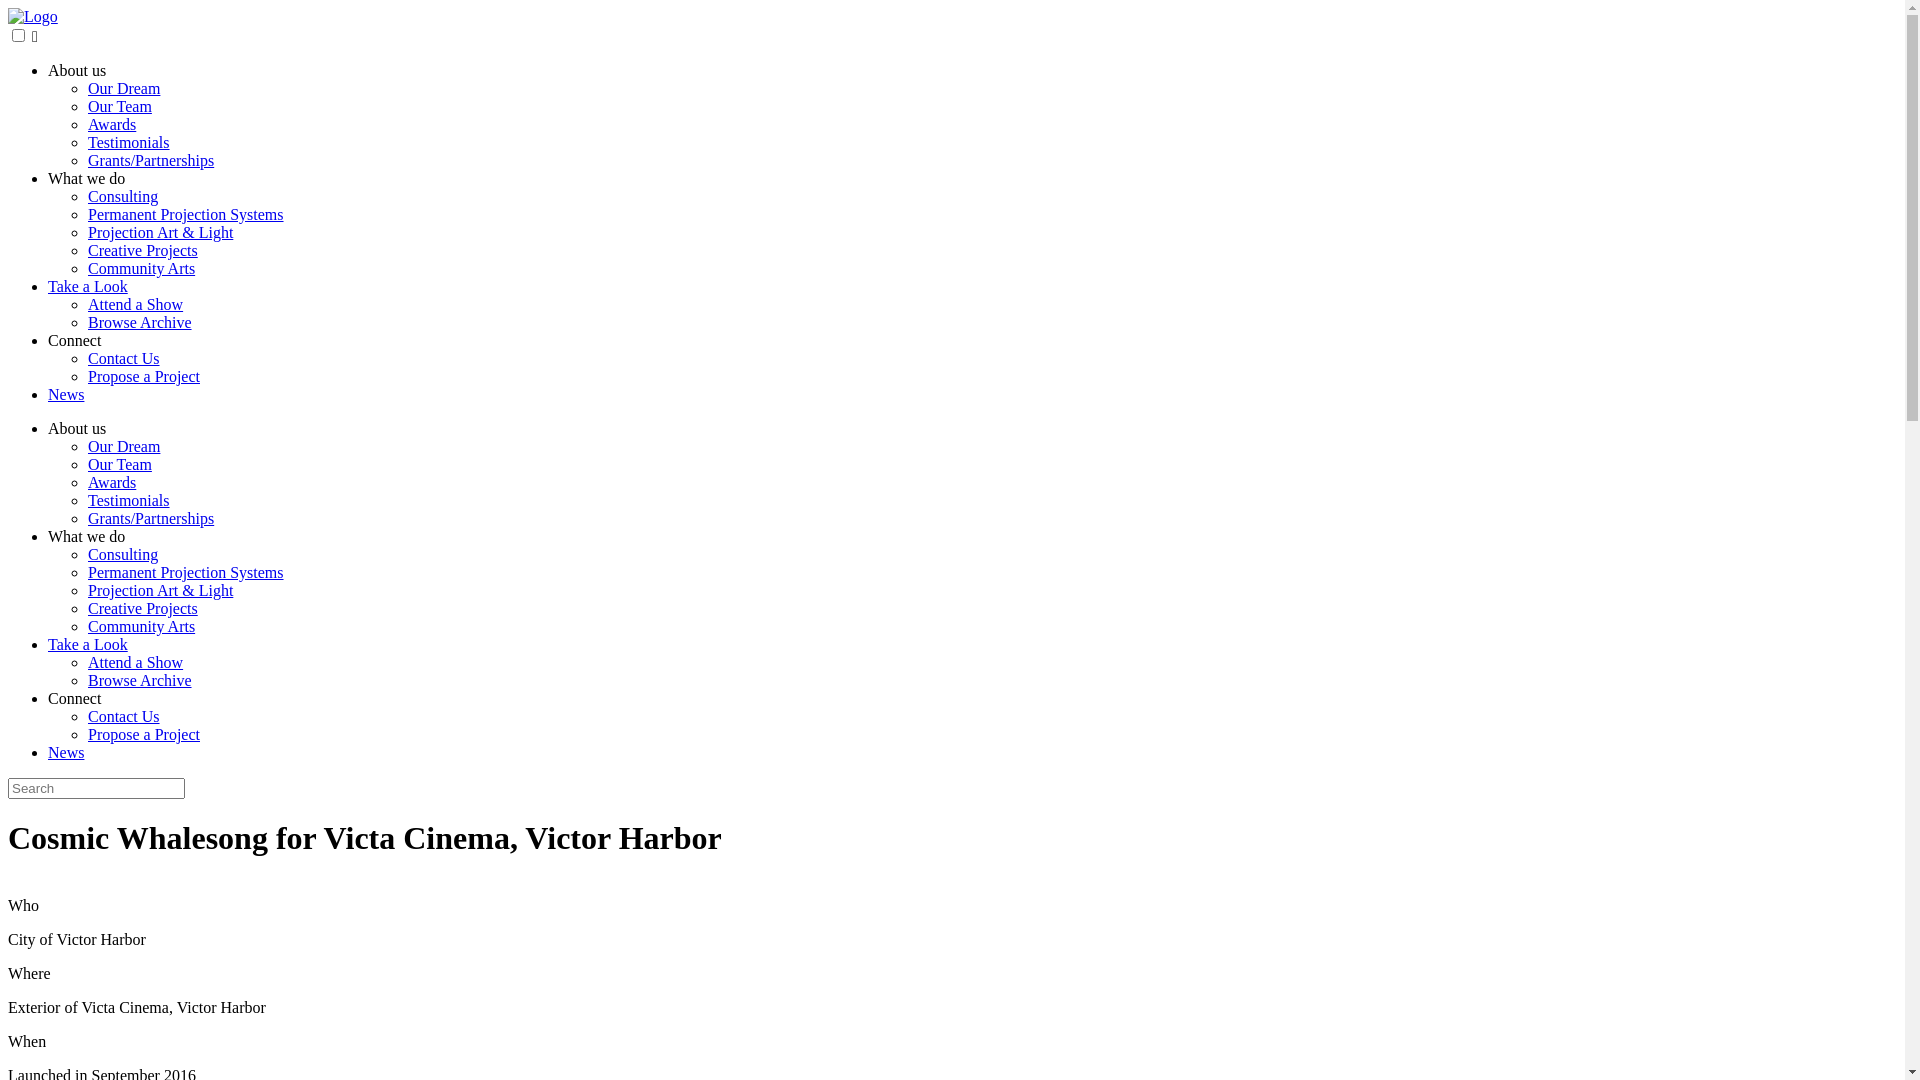 The height and width of the screenshot is (1080, 1920). Describe the element at coordinates (149, 517) in the screenshot. I see `'Grants/Partnerships'` at that location.